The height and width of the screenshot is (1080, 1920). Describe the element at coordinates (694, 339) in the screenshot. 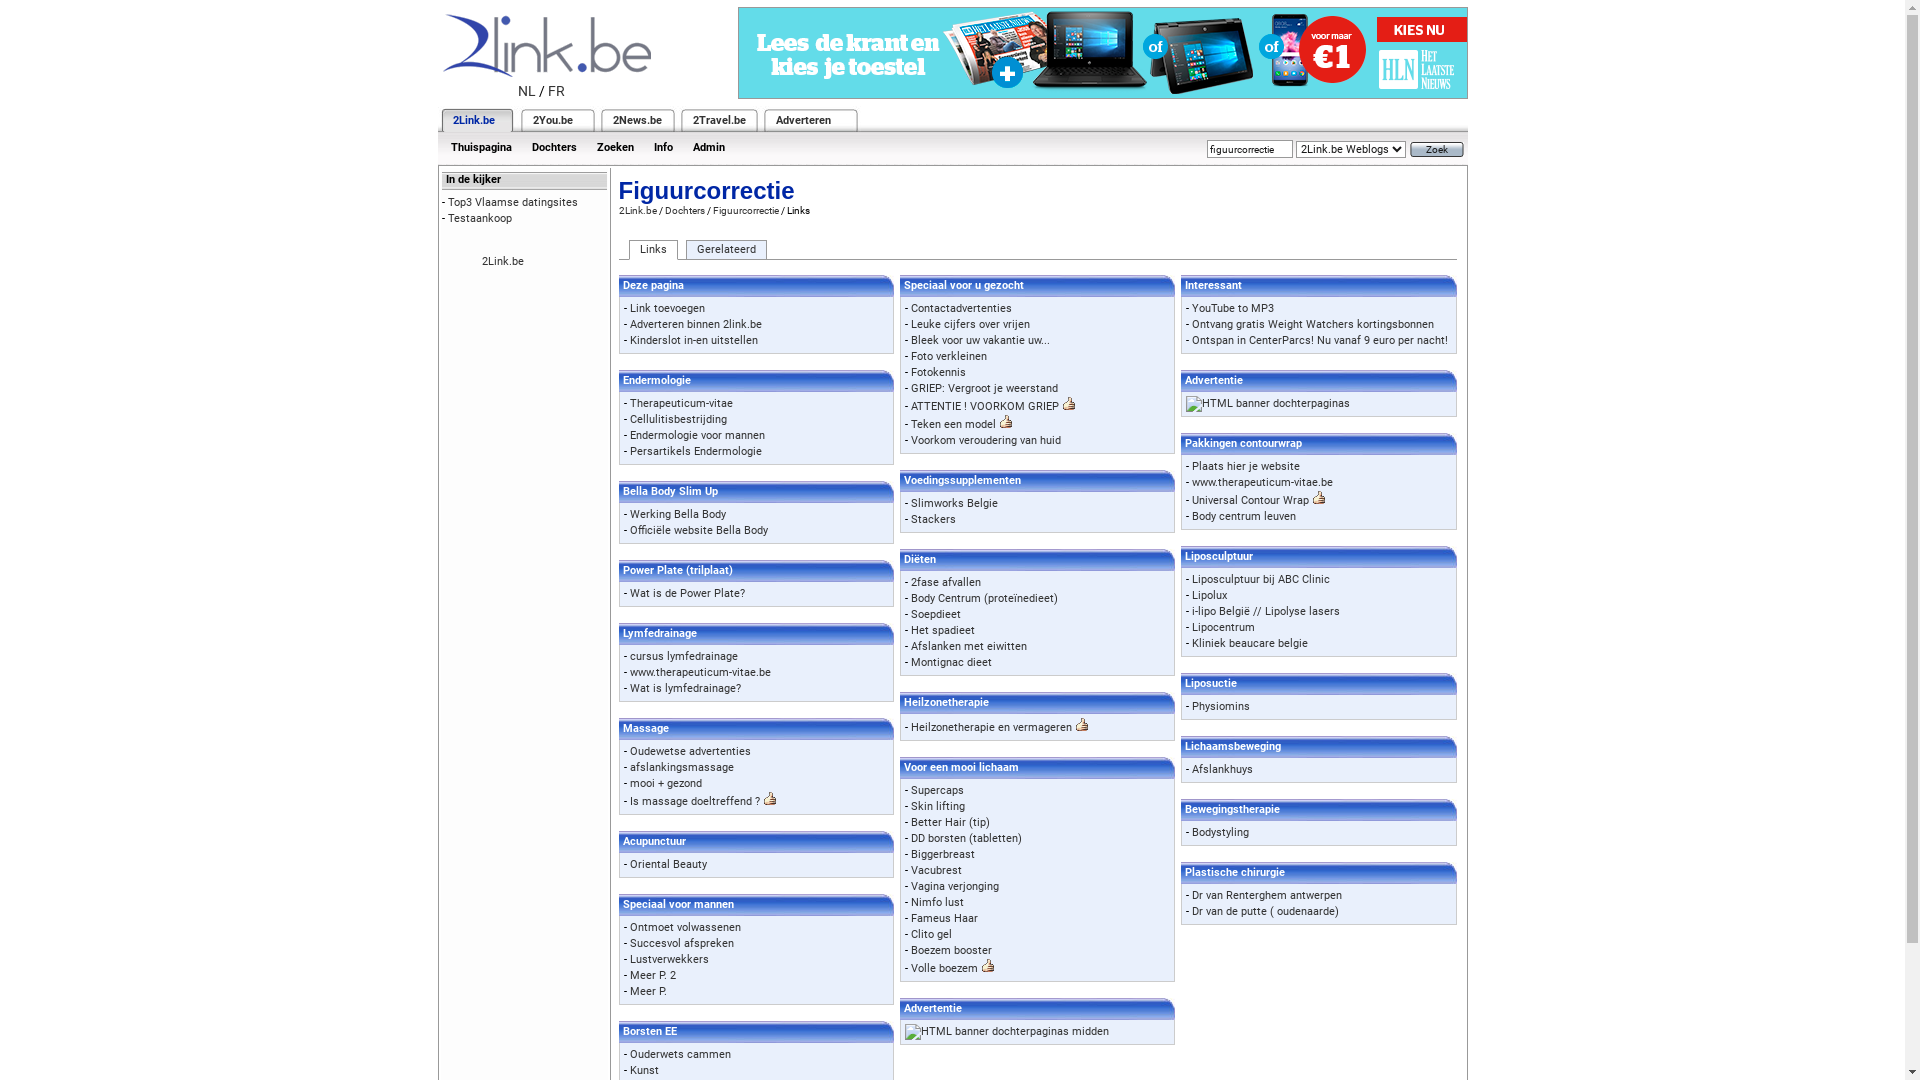

I see `'Kinderslot in-en uitstellen'` at that location.